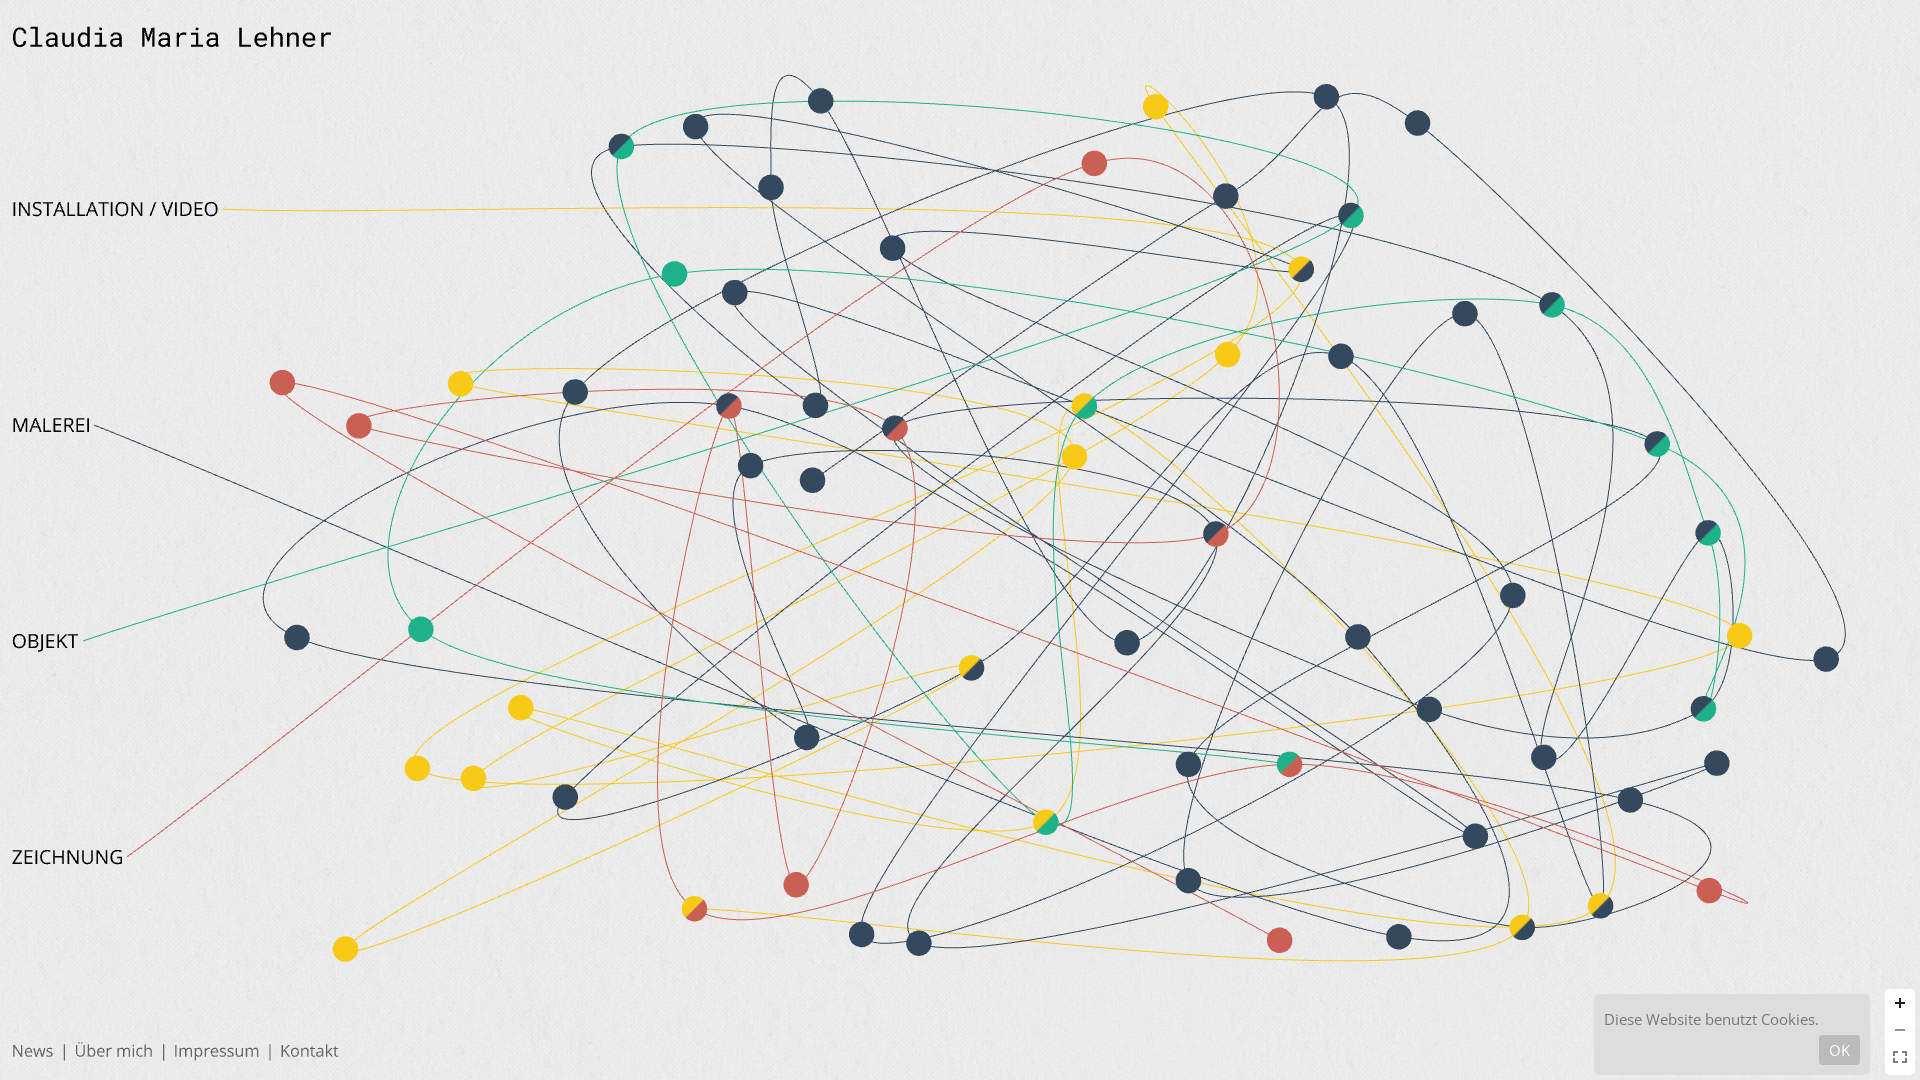 The width and height of the screenshot is (1920, 1080). I want to click on 'OK', so click(1839, 1048).